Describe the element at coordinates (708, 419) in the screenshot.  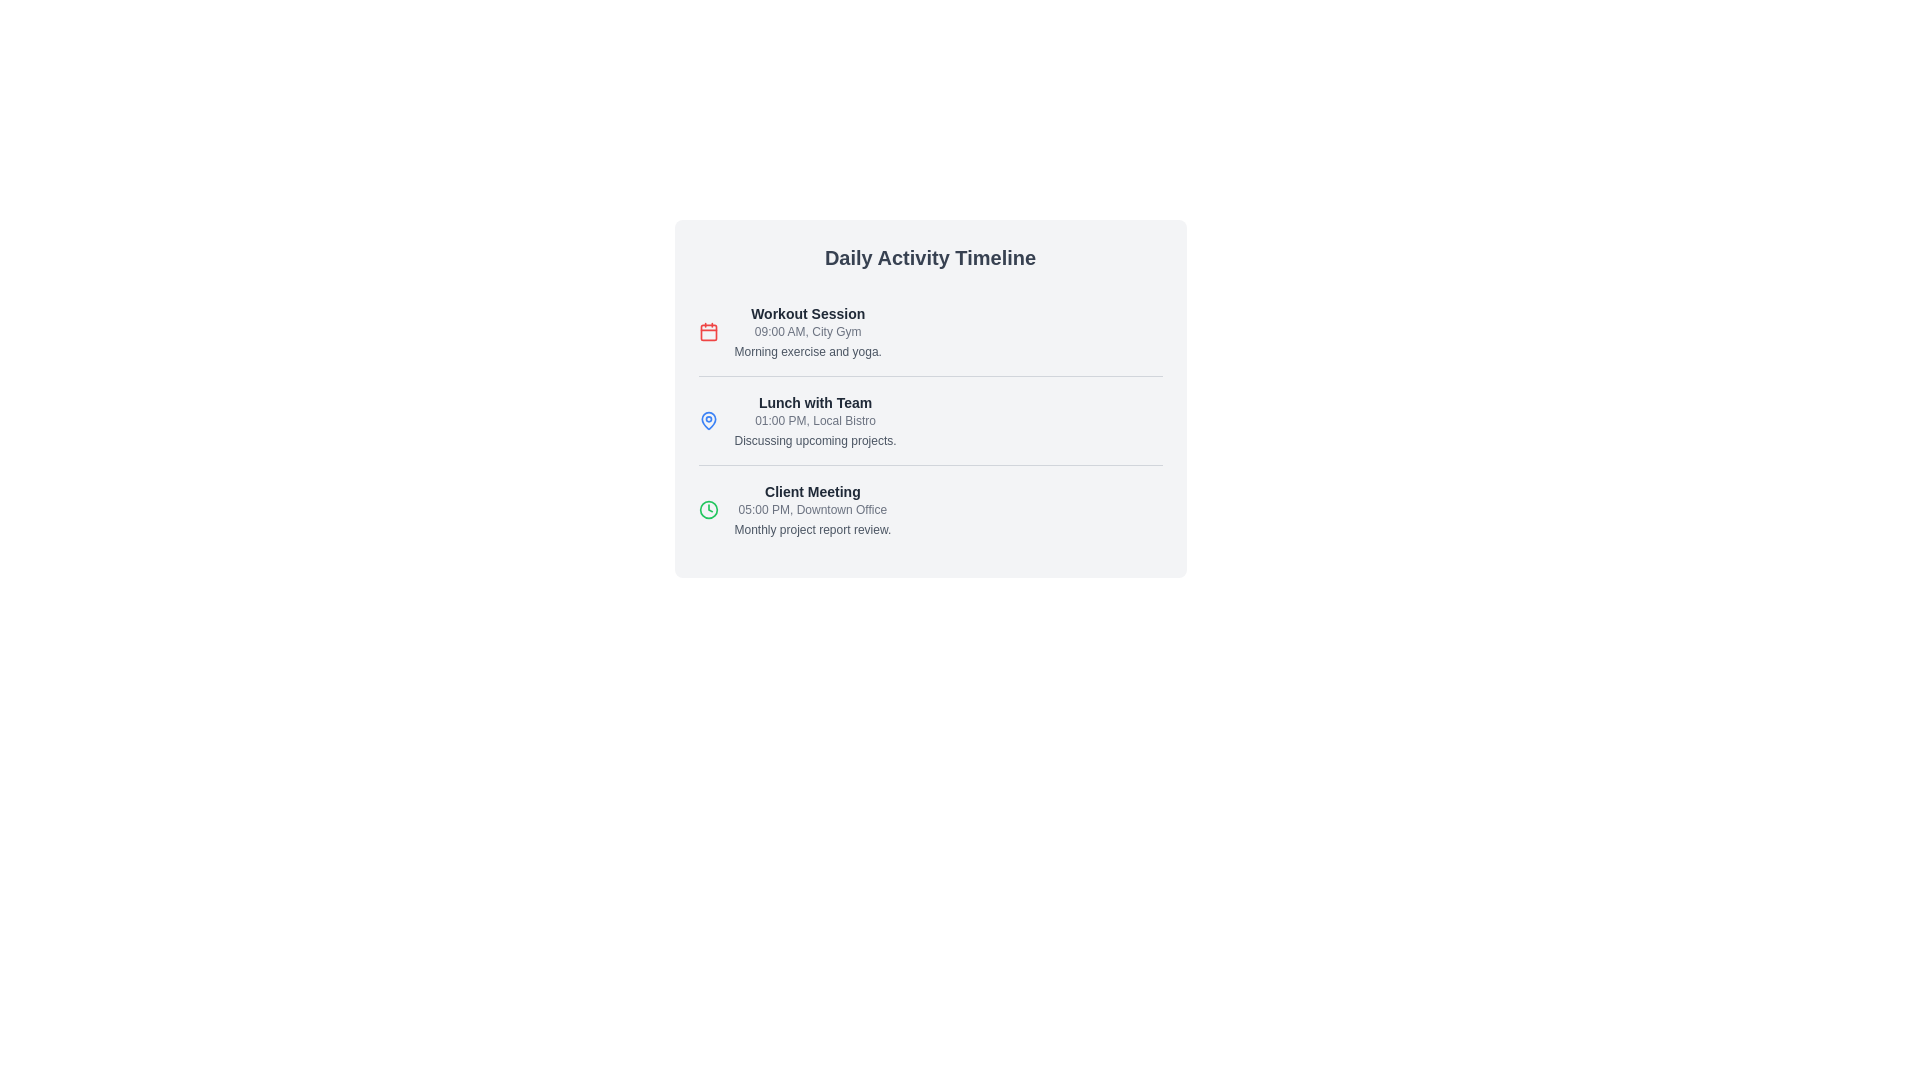
I see `the icon indicating the 'Lunch with Team' event location, which is located to the left of the event details text block` at that location.